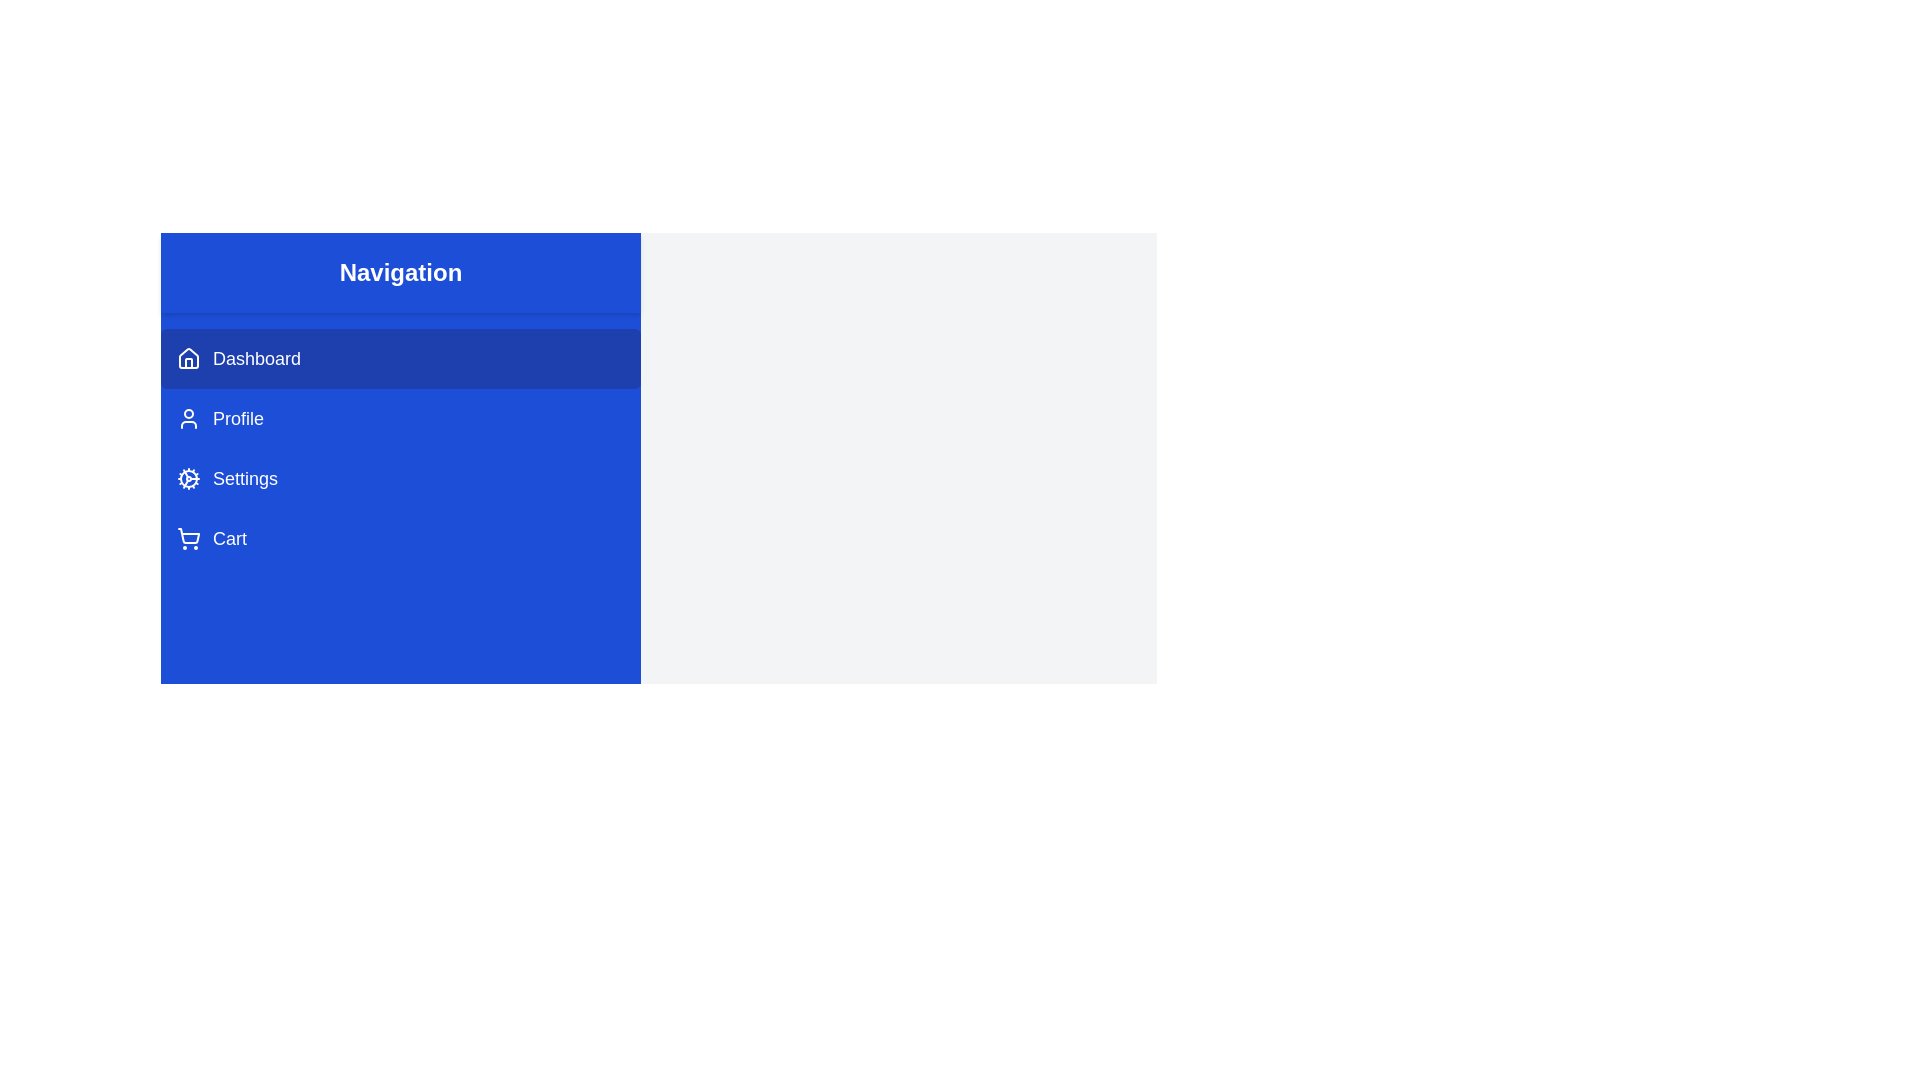  Describe the element at coordinates (188, 535) in the screenshot. I see `the stylized shopping cart icon located at the bottom of the navigation menu on the left side of the interface` at that location.